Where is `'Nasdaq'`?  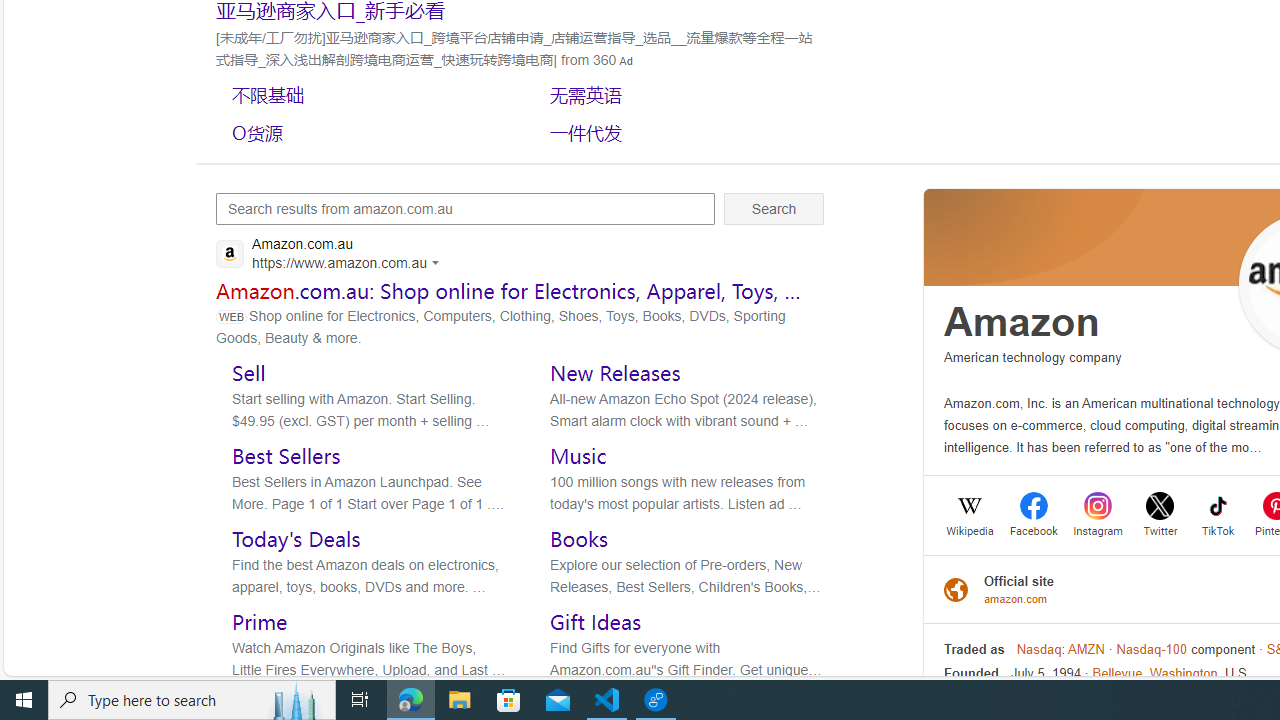
'Nasdaq' is located at coordinates (1039, 649).